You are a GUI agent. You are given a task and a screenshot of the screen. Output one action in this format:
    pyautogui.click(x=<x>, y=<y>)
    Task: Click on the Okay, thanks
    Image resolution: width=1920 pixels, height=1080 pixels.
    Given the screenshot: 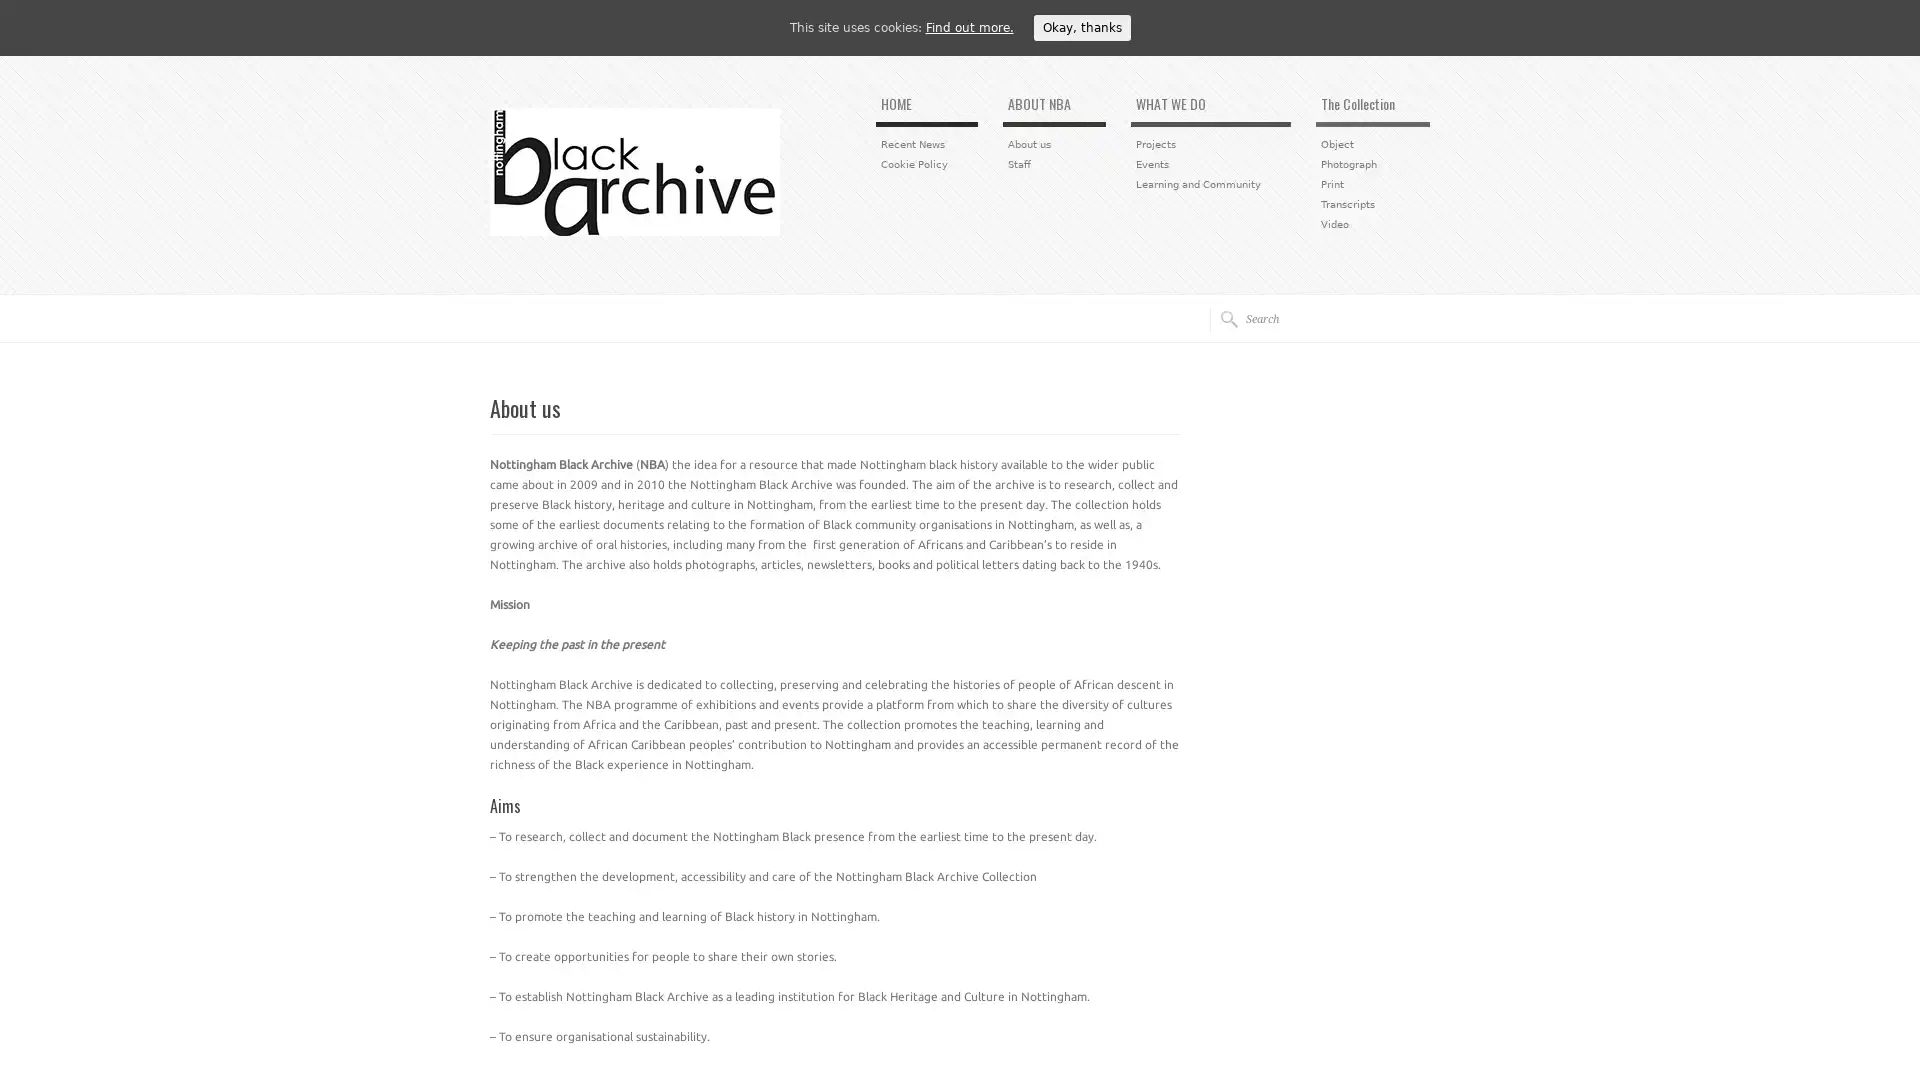 What is the action you would take?
    pyautogui.click(x=1080, y=27)
    